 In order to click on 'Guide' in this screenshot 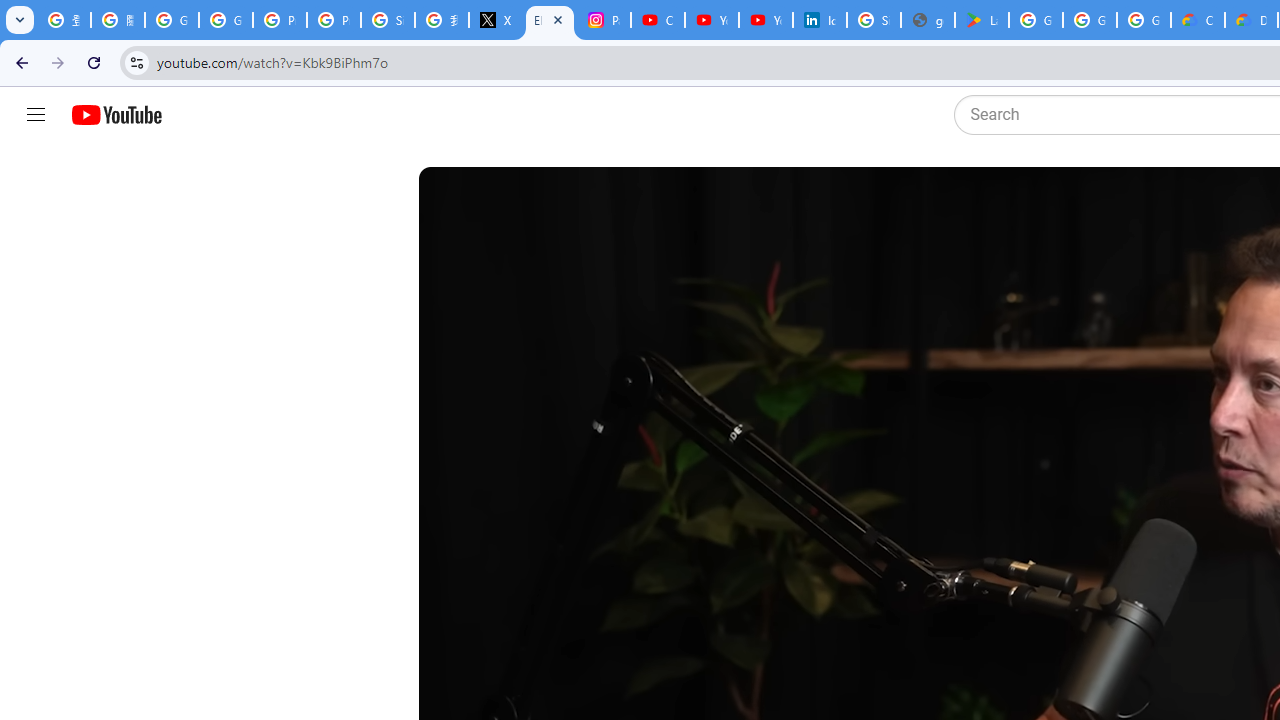, I will do `click(35, 115)`.